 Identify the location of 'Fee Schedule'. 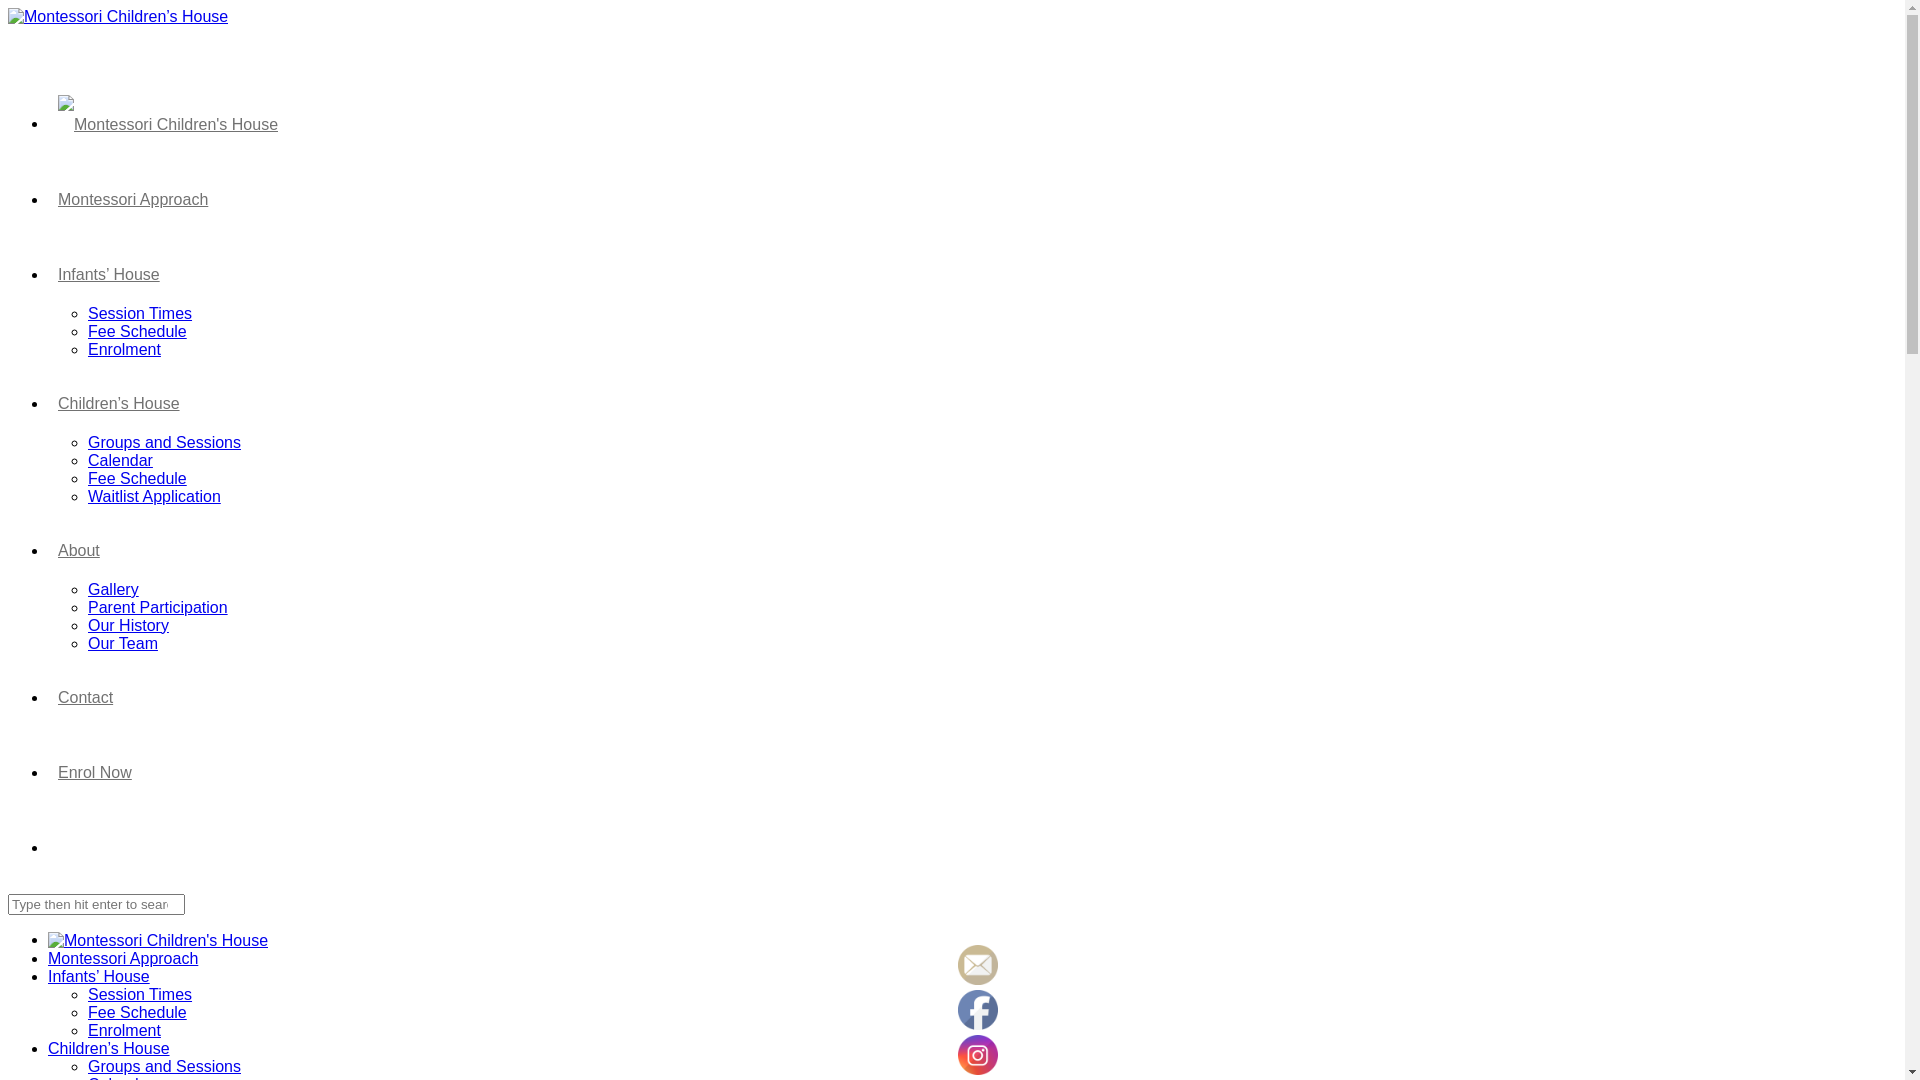
(136, 478).